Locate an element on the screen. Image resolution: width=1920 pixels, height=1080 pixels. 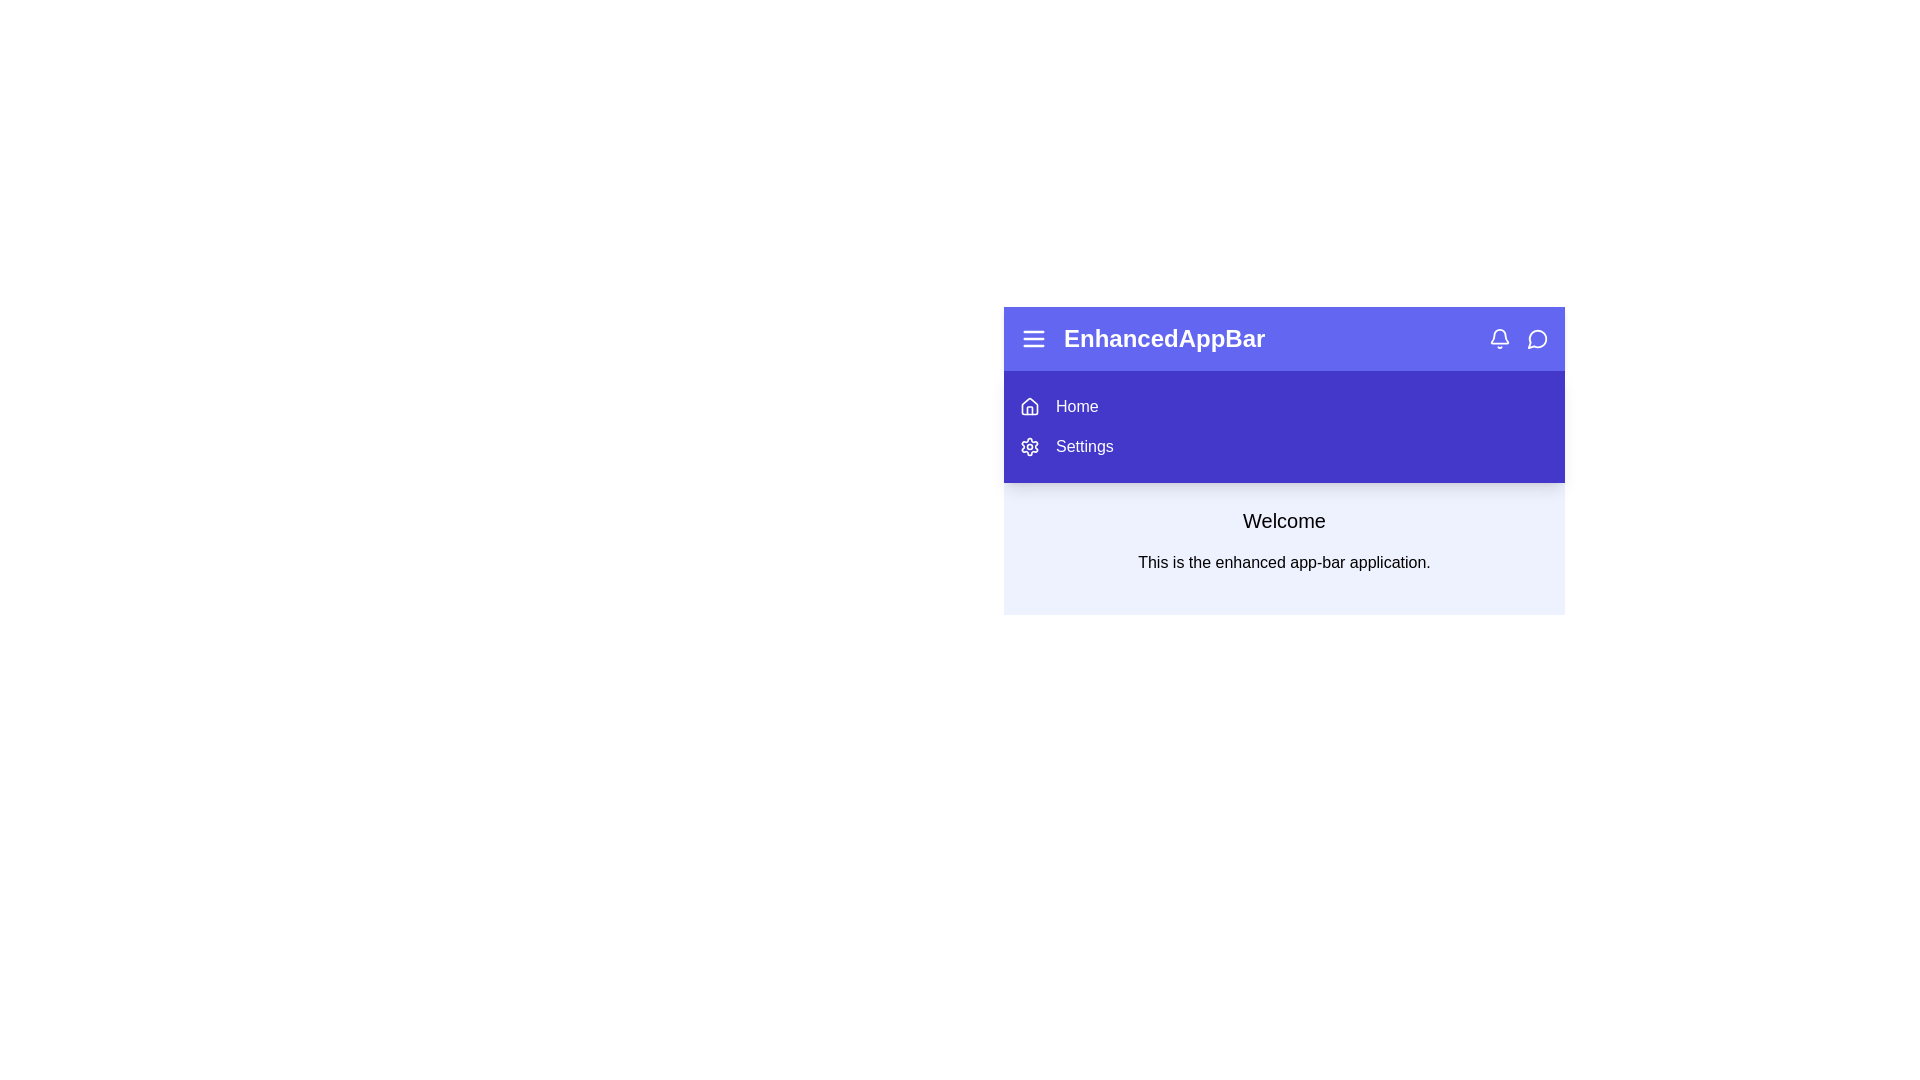
the MessageCircle icon to simulate a messaging action is located at coordinates (1536, 338).